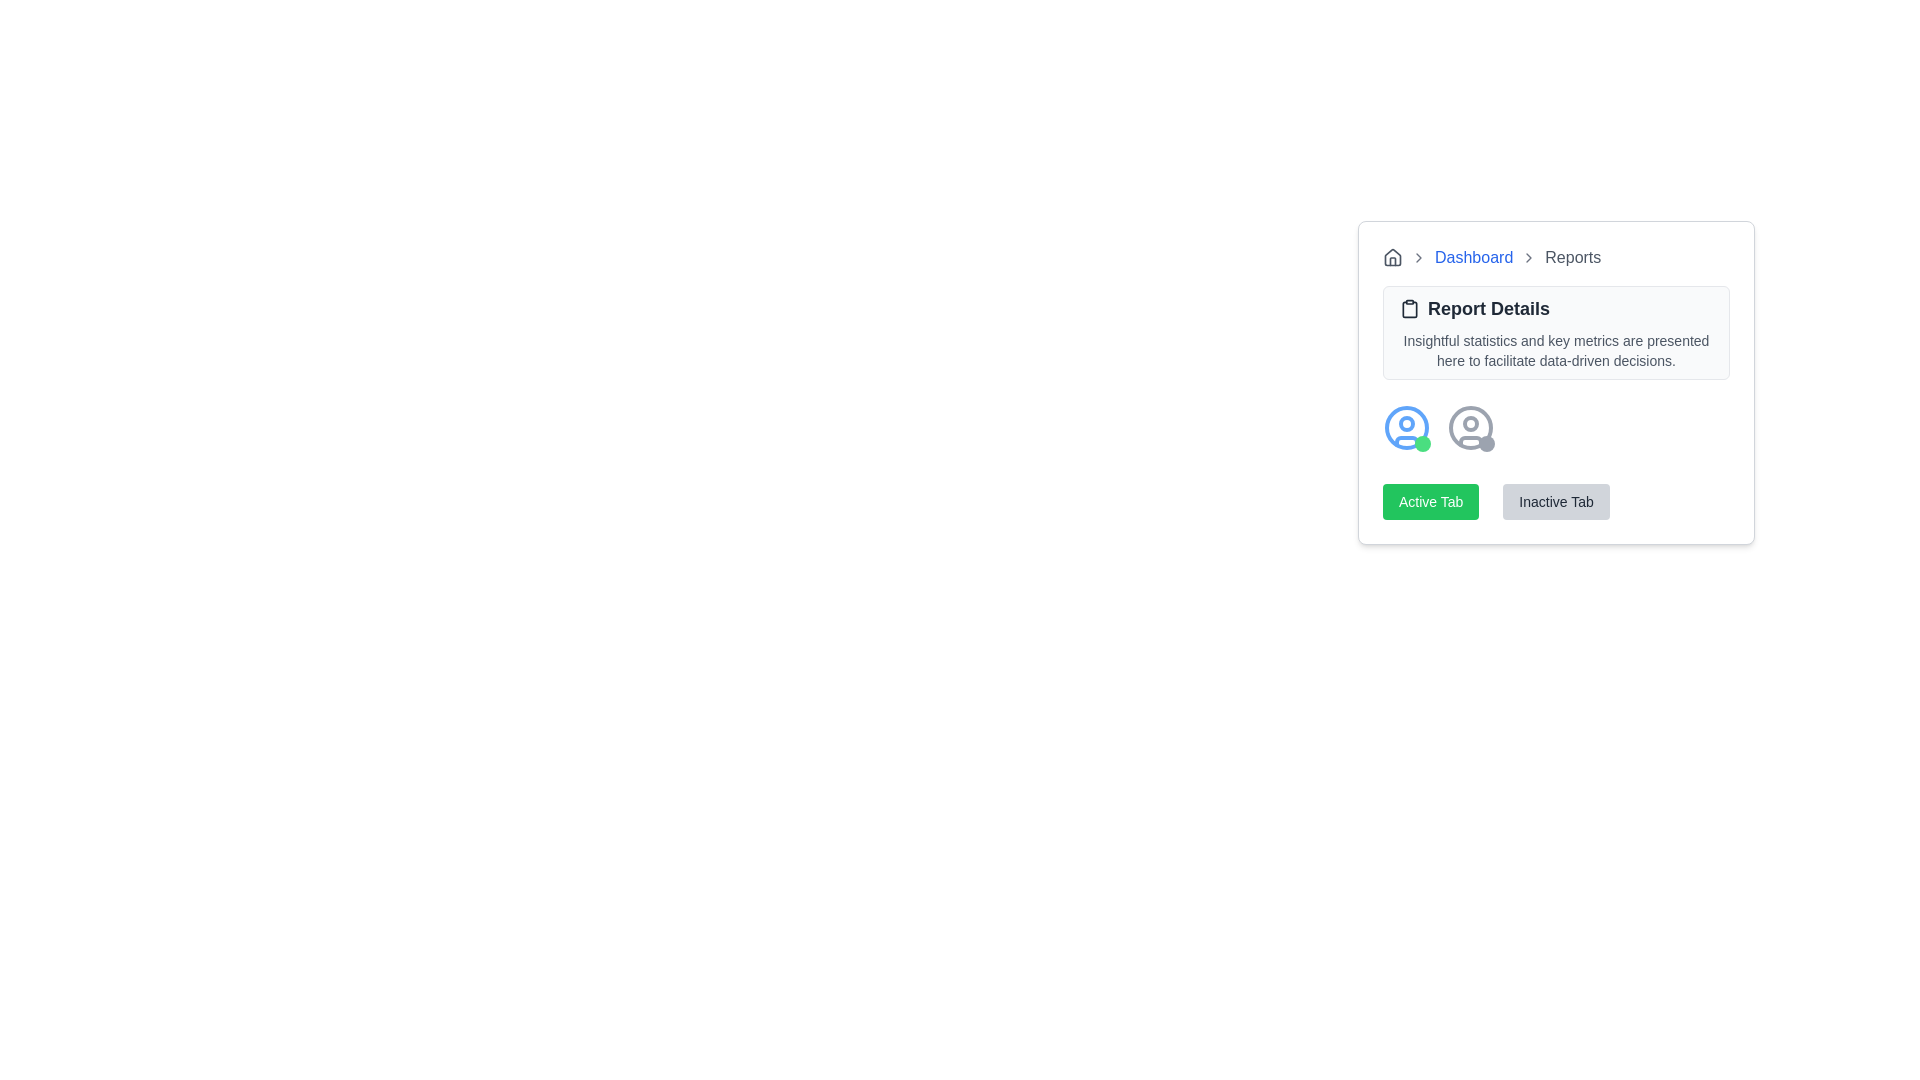  What do you see at coordinates (1528, 257) in the screenshot?
I see `the breadcrumb navigation separator icon, which is a small chevron icon styled with a gray stroke, positioned between 'Dashboard' and 'Reports'` at bounding box center [1528, 257].